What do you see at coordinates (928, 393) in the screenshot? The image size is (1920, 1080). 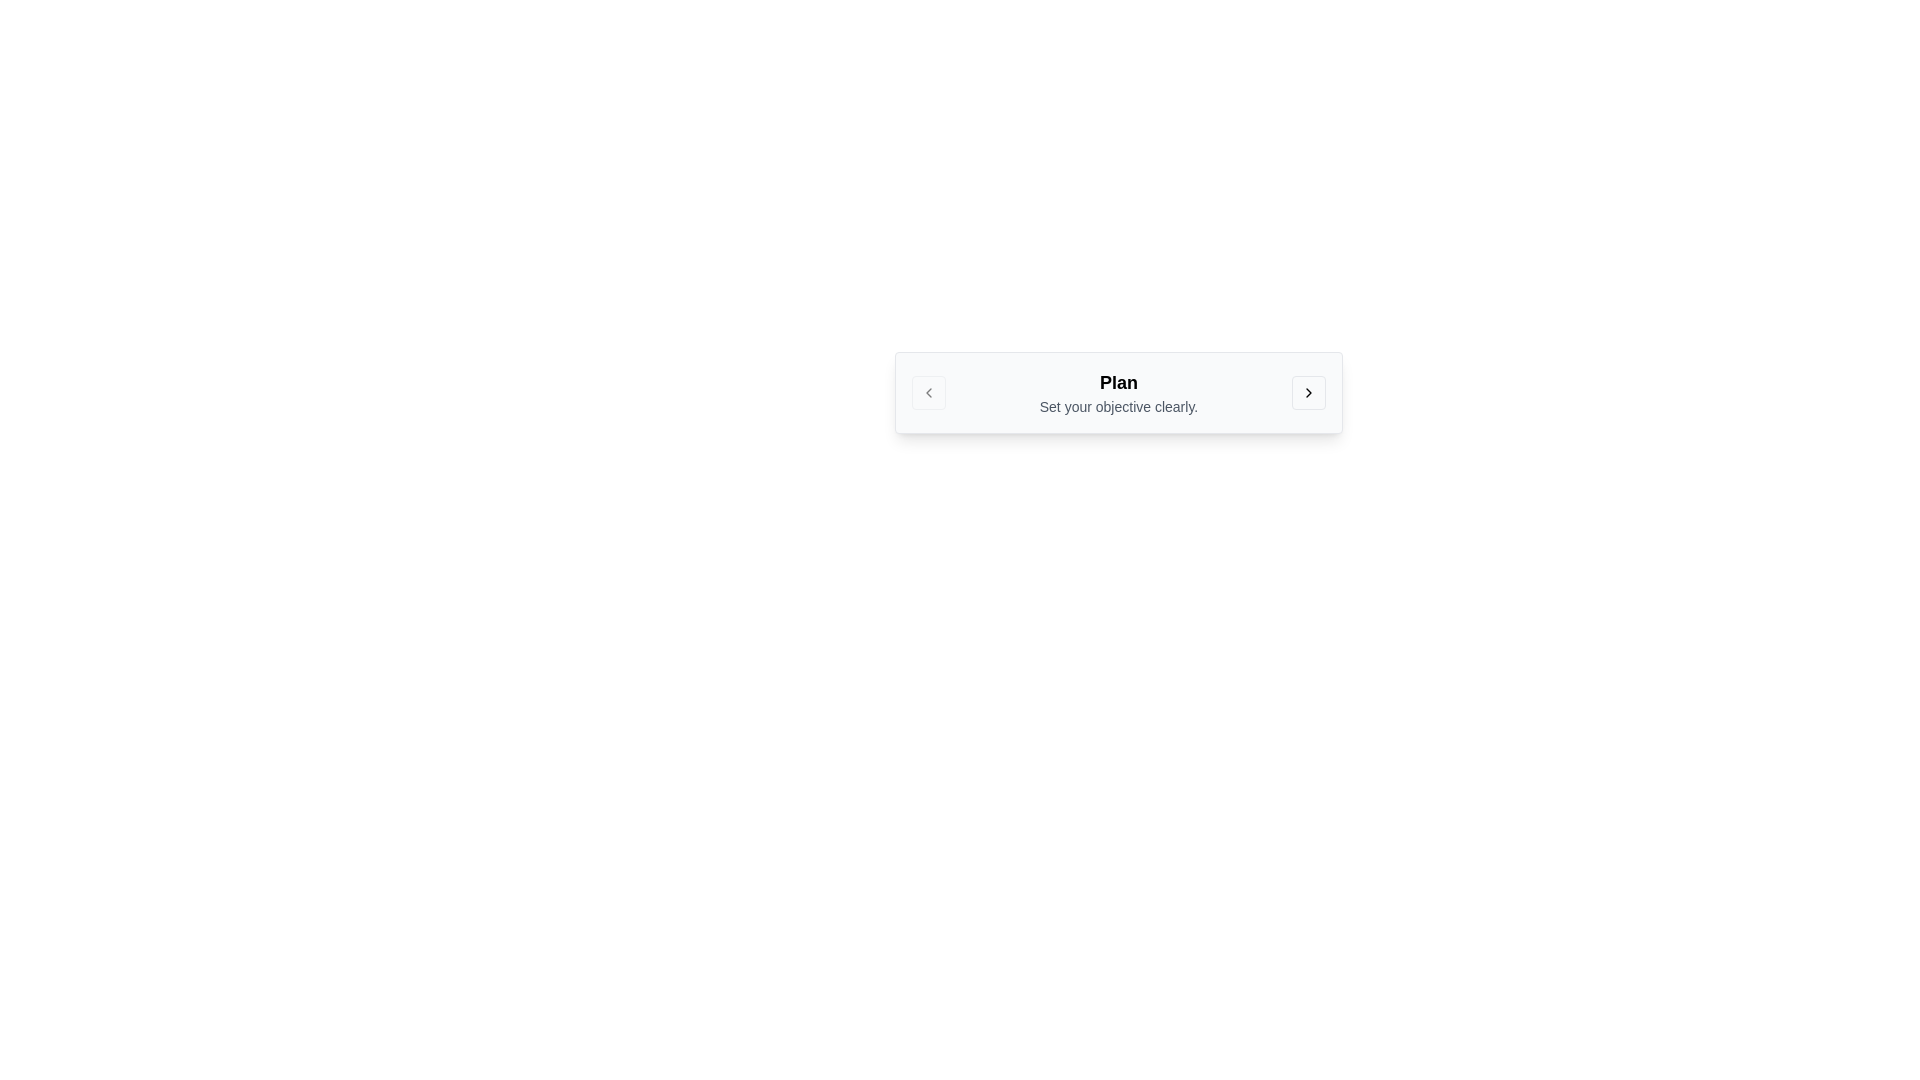 I see `the leftmost button in the row, which is a small square-shaped button with rounded corners and a left-pointing chevron icon, currently appearing in a muted or disabled state` at bounding box center [928, 393].